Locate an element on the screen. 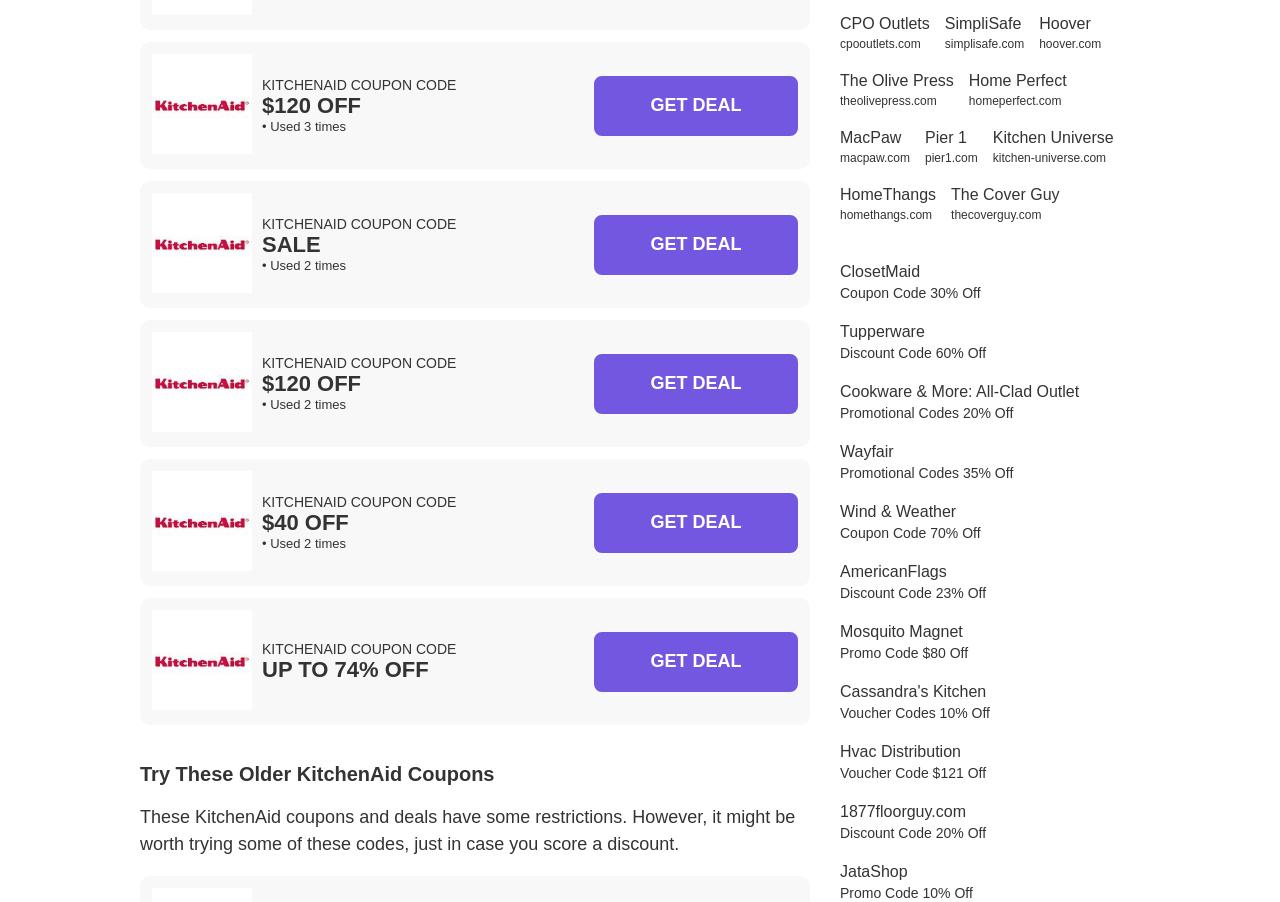 This screenshot has width=1280, height=902. 'Promo Code $80 Off' is located at coordinates (903, 650).